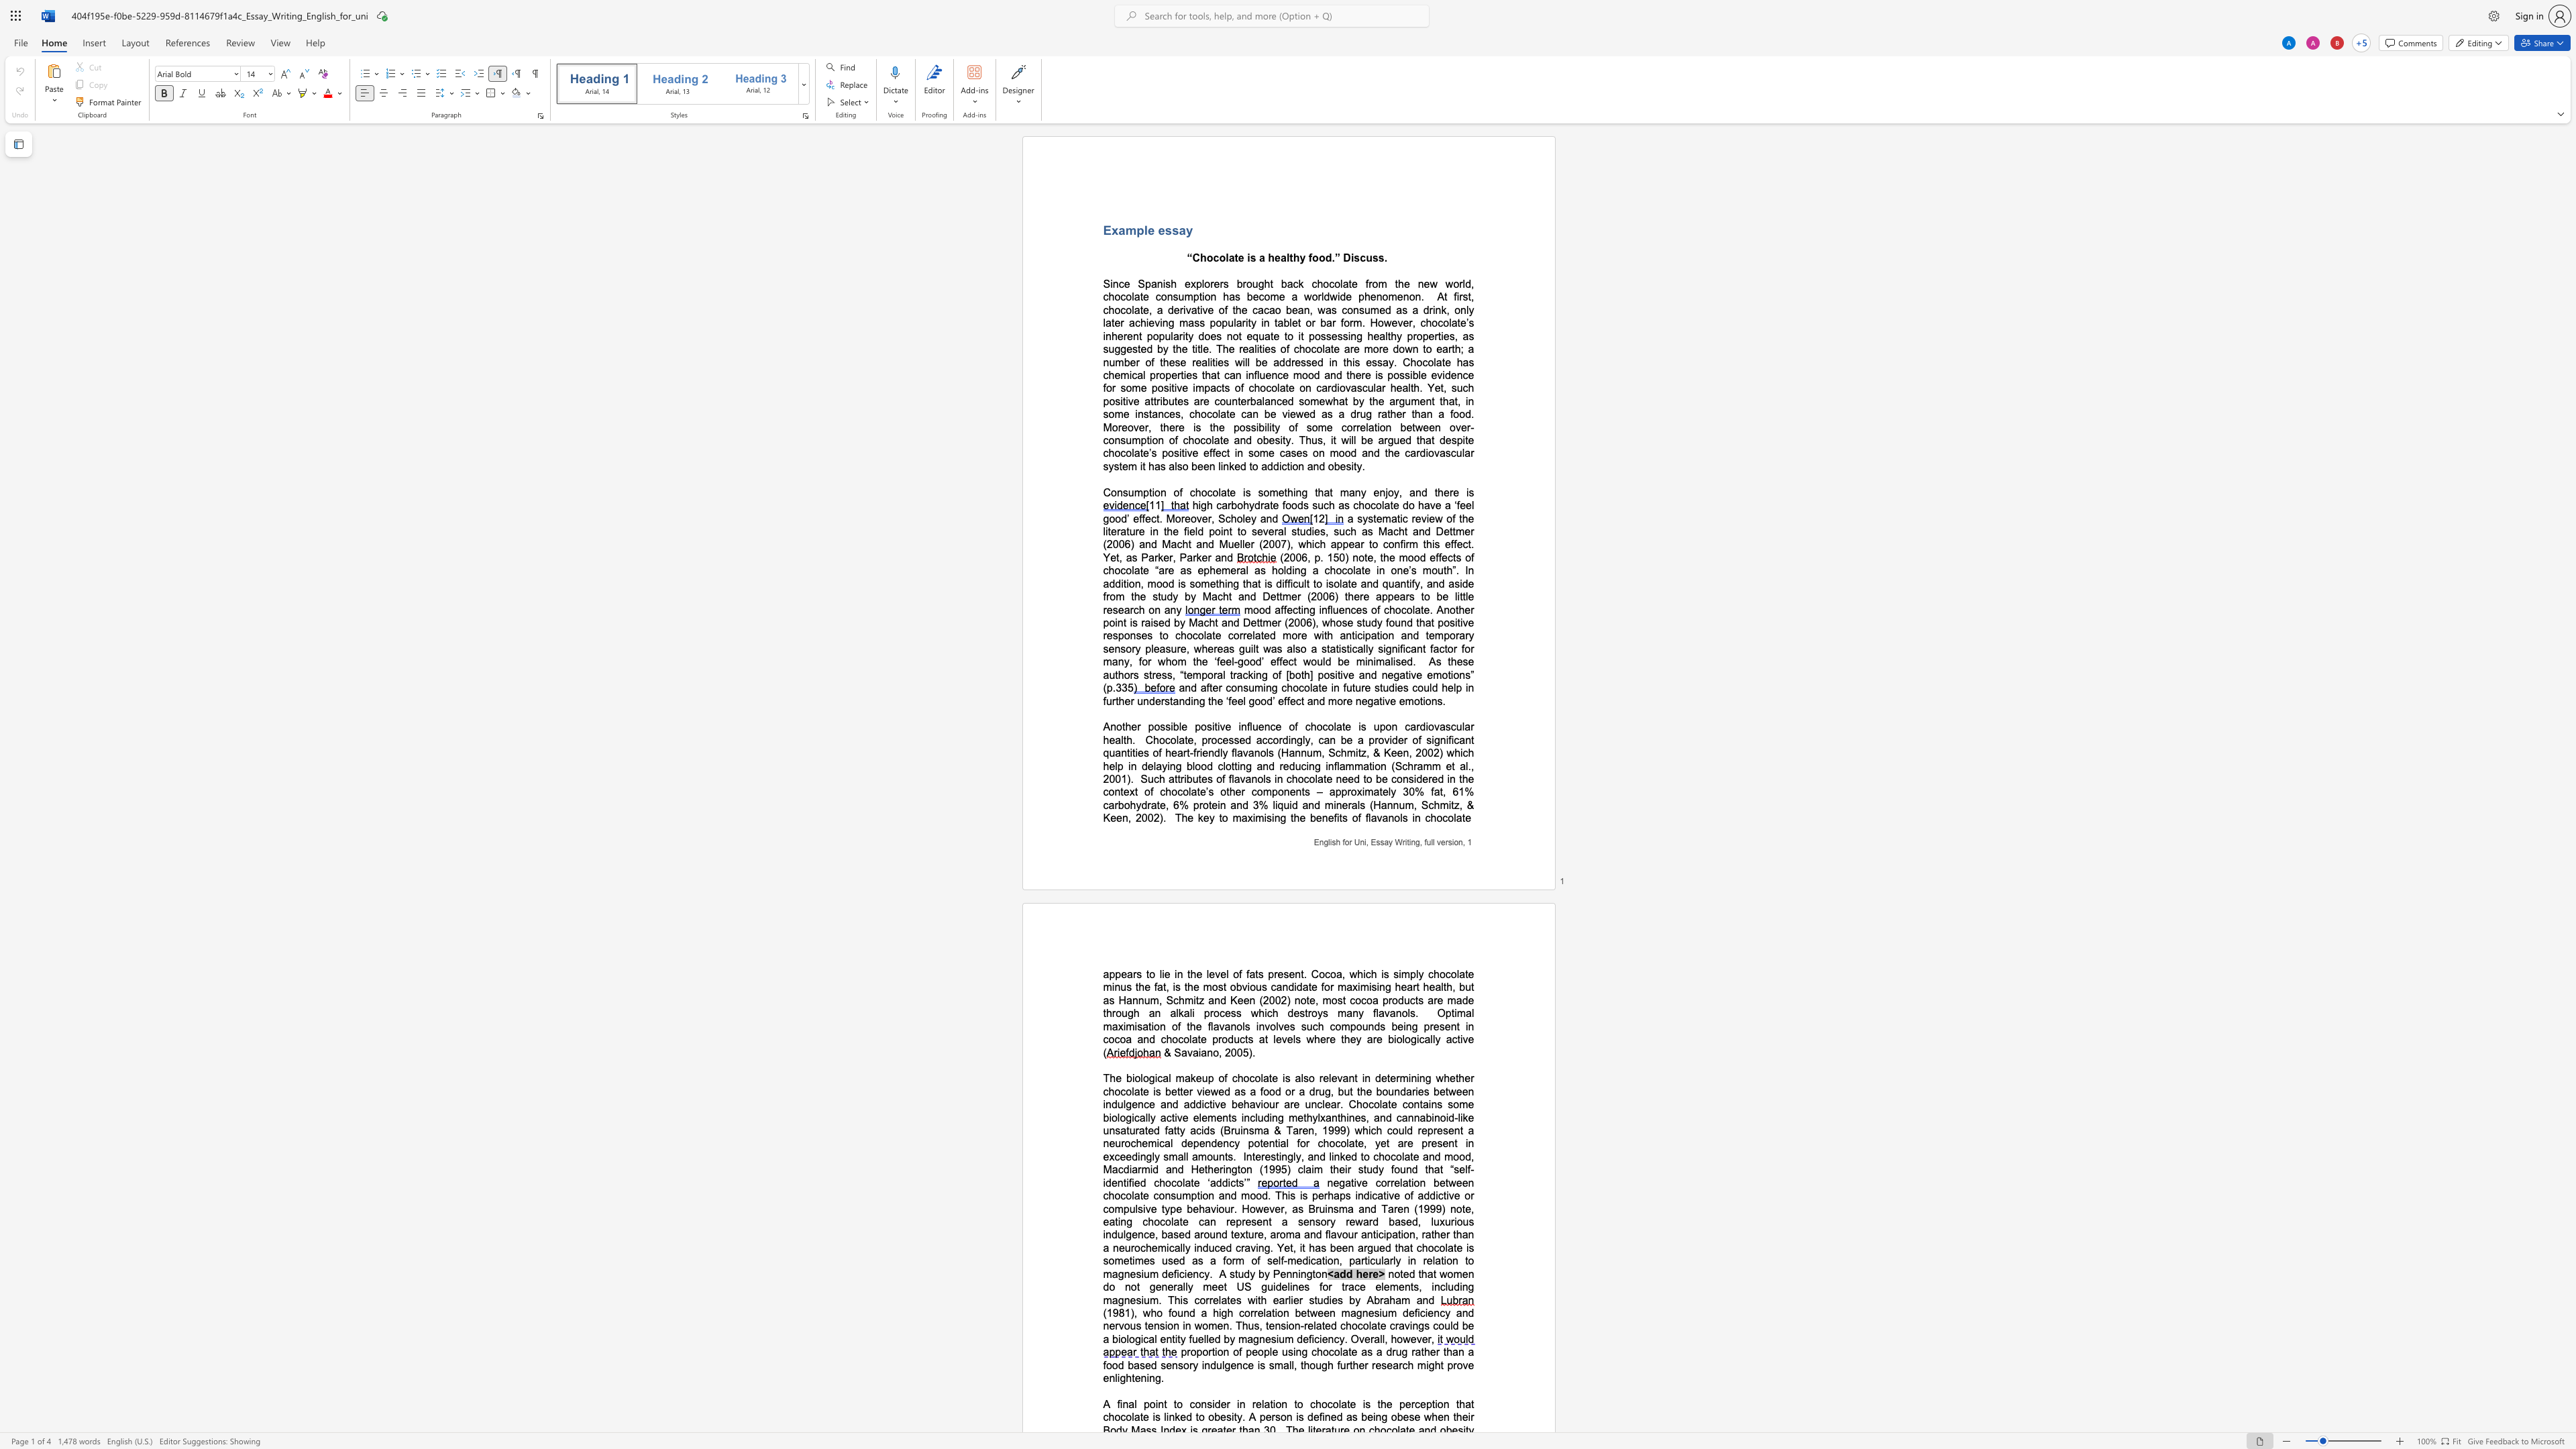 Image resolution: width=2576 pixels, height=1449 pixels. I want to click on the space between the continuous character "o" and "m" in the text, so click(1311, 400).